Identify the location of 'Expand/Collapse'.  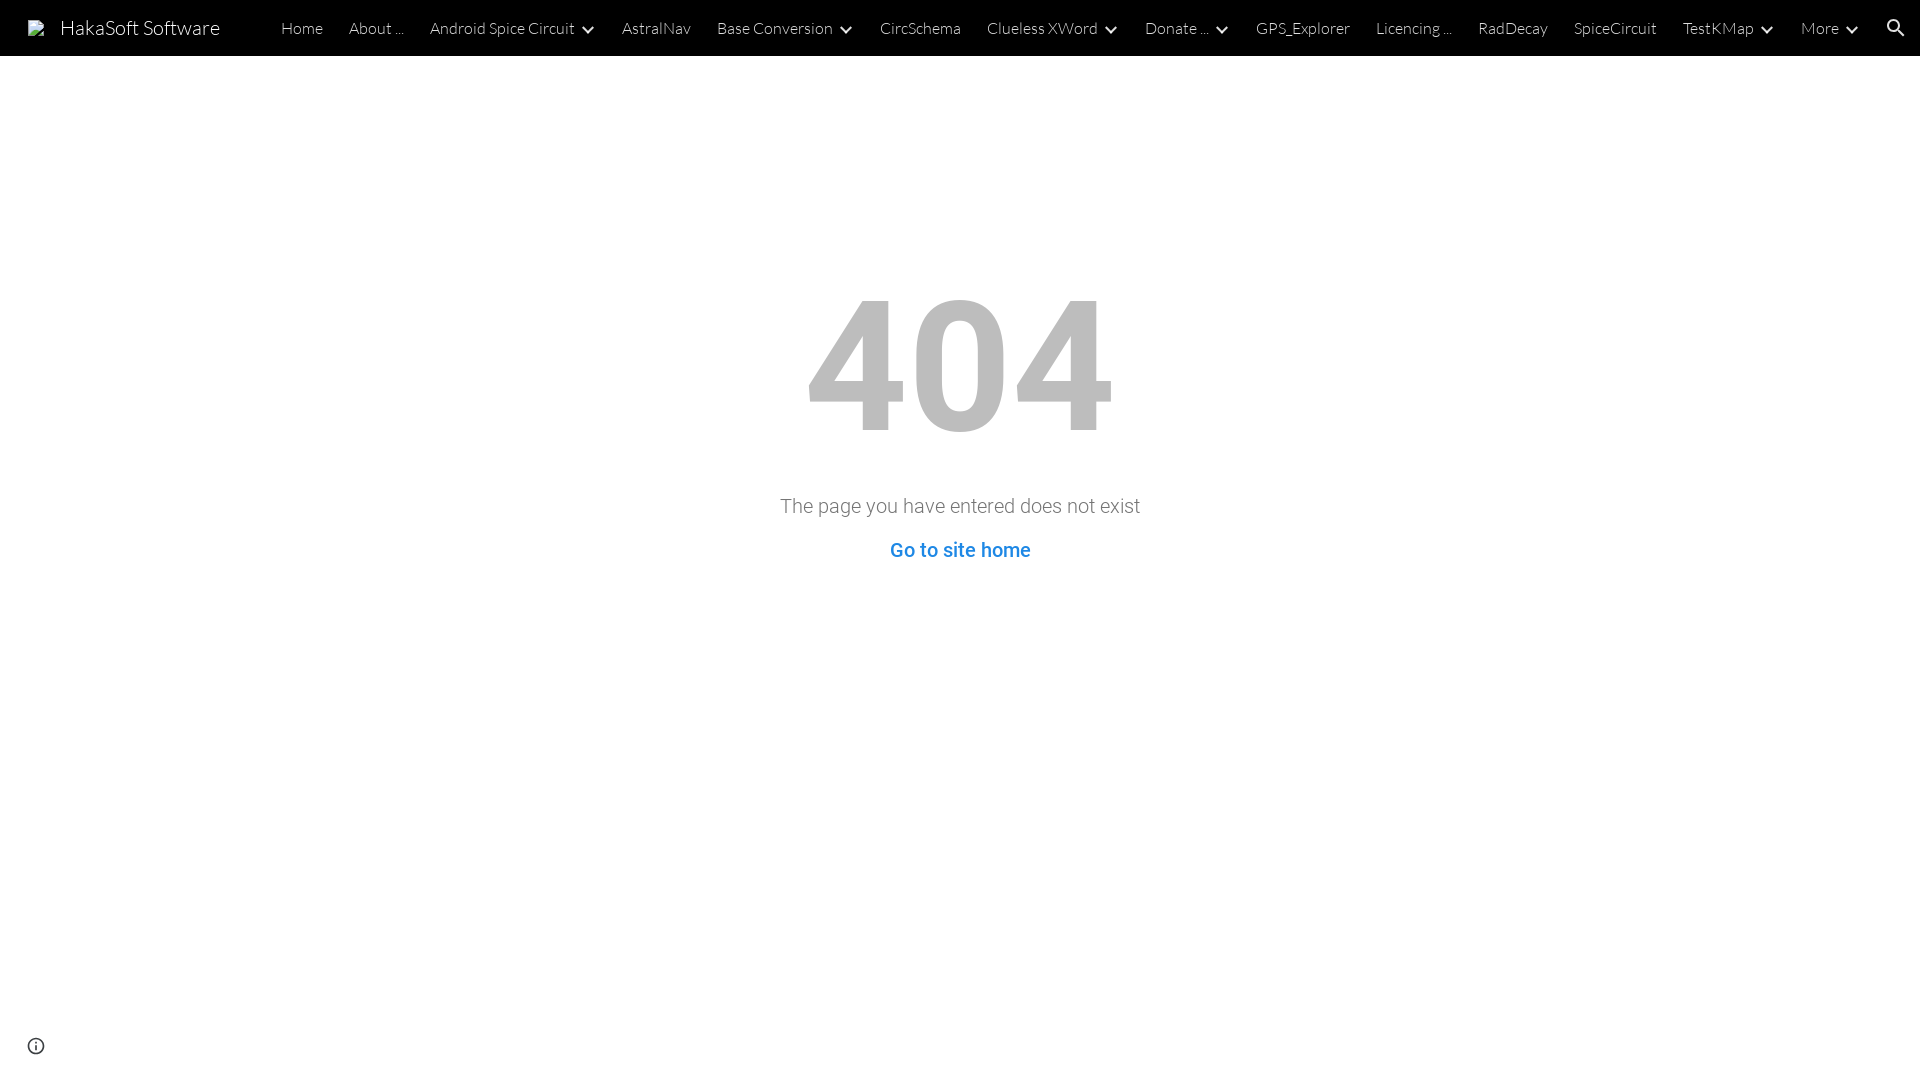
(1766, 27).